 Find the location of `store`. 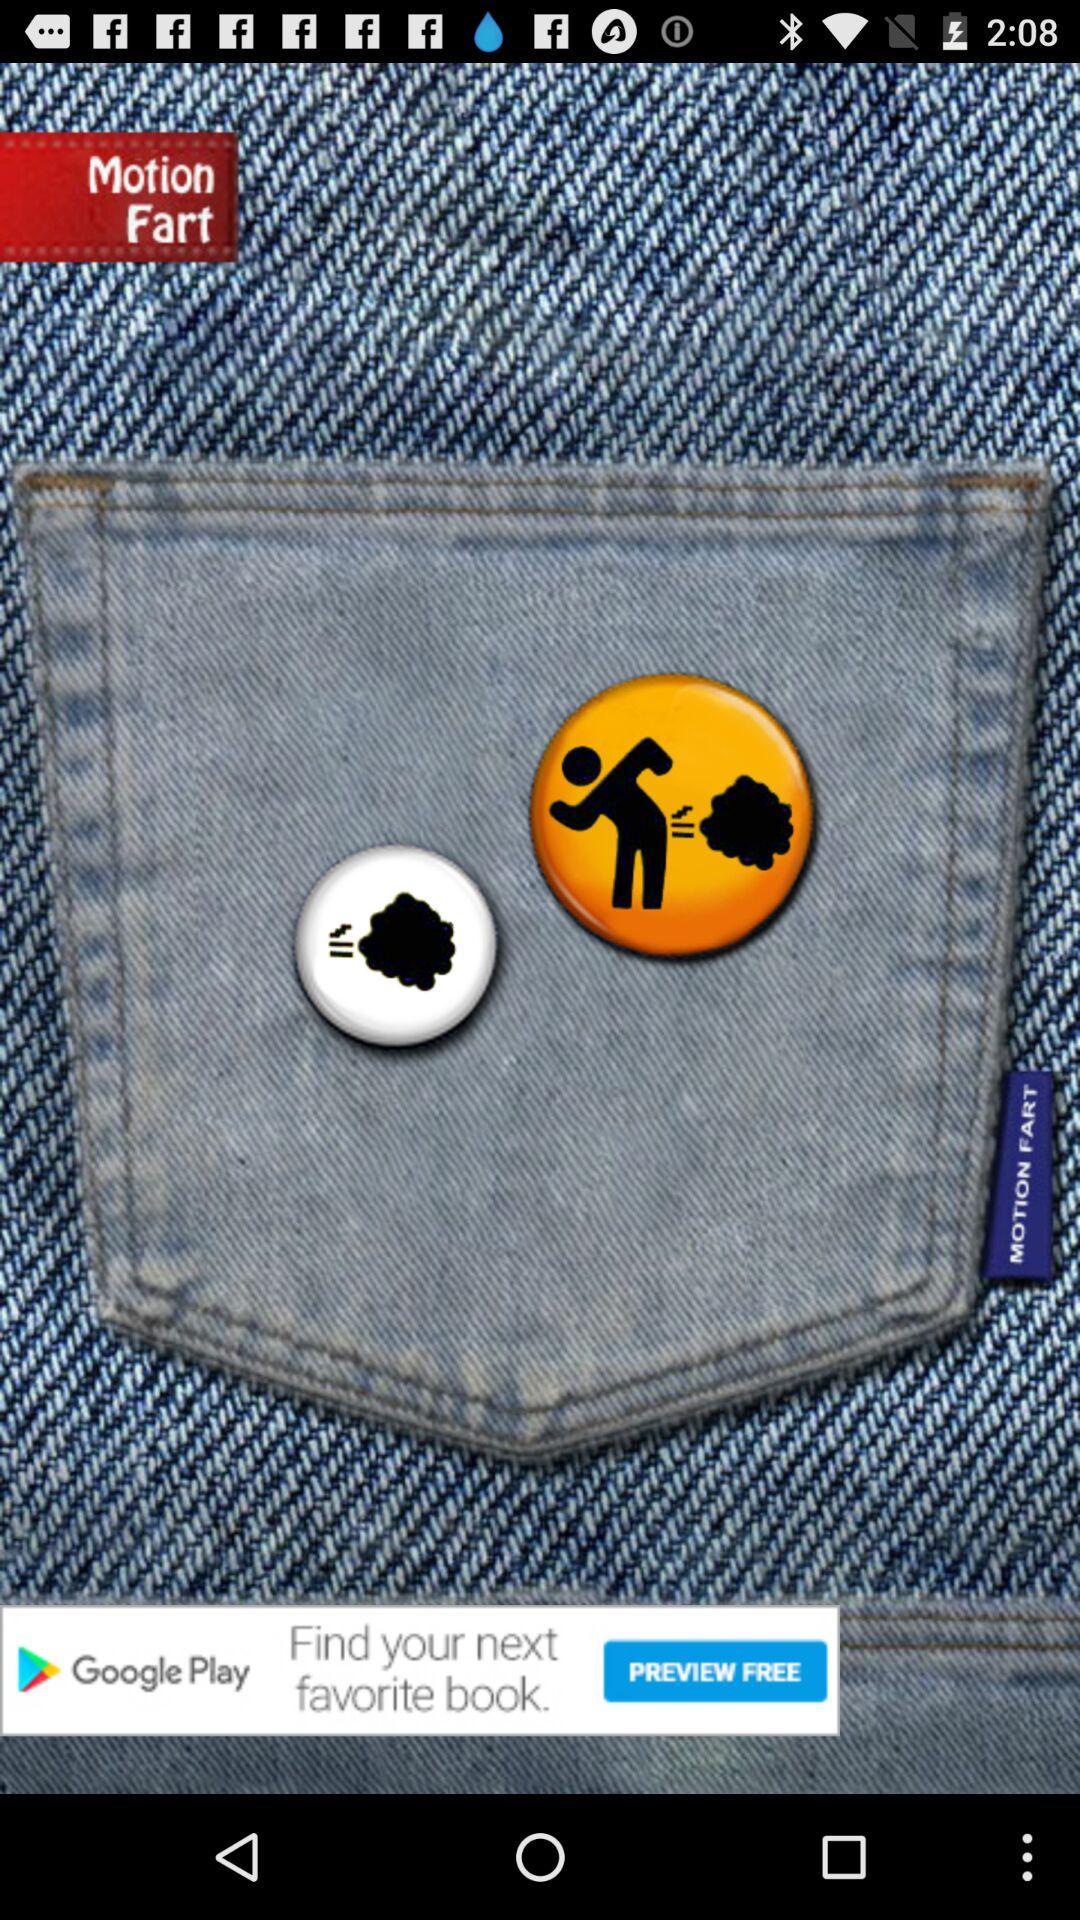

store is located at coordinates (540, 1670).